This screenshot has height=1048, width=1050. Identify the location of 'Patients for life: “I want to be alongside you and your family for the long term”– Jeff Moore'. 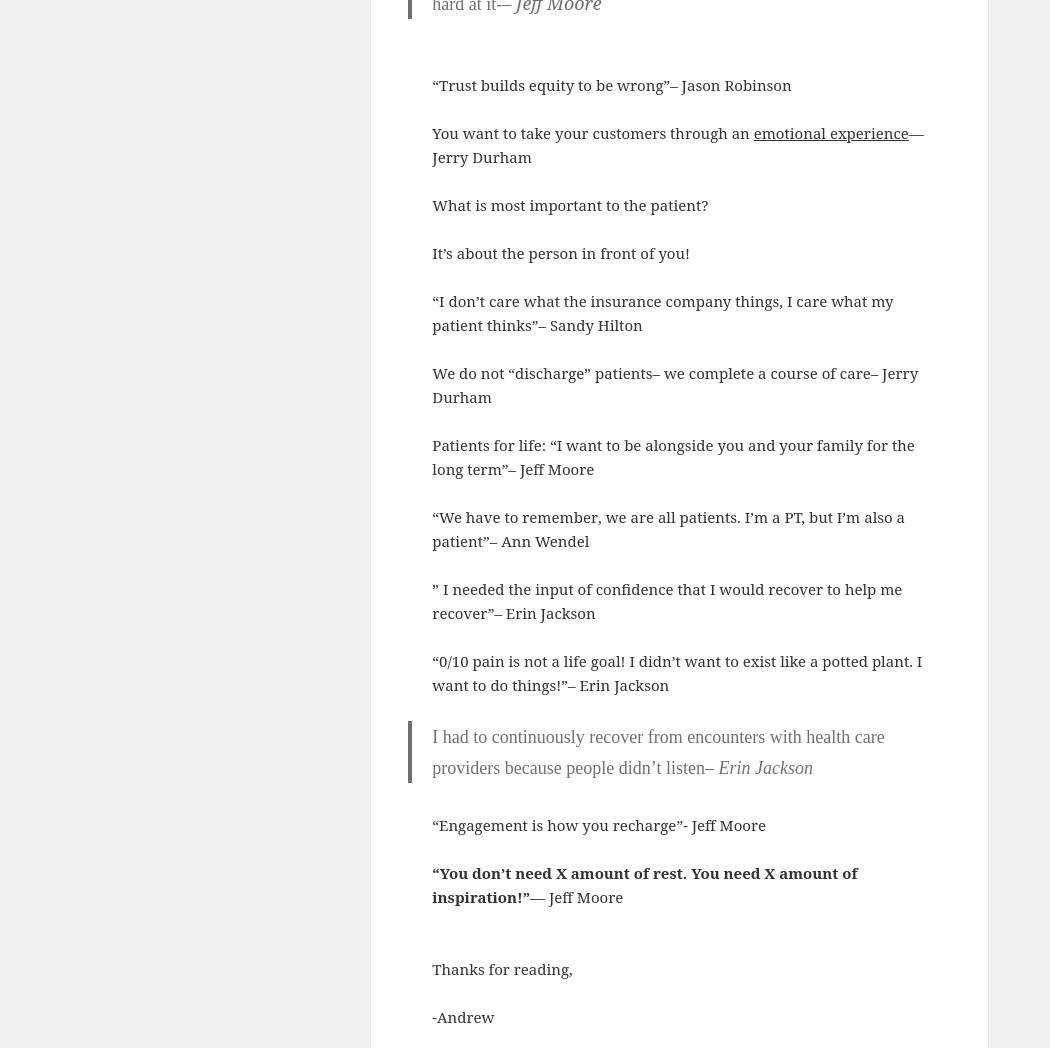
(672, 454).